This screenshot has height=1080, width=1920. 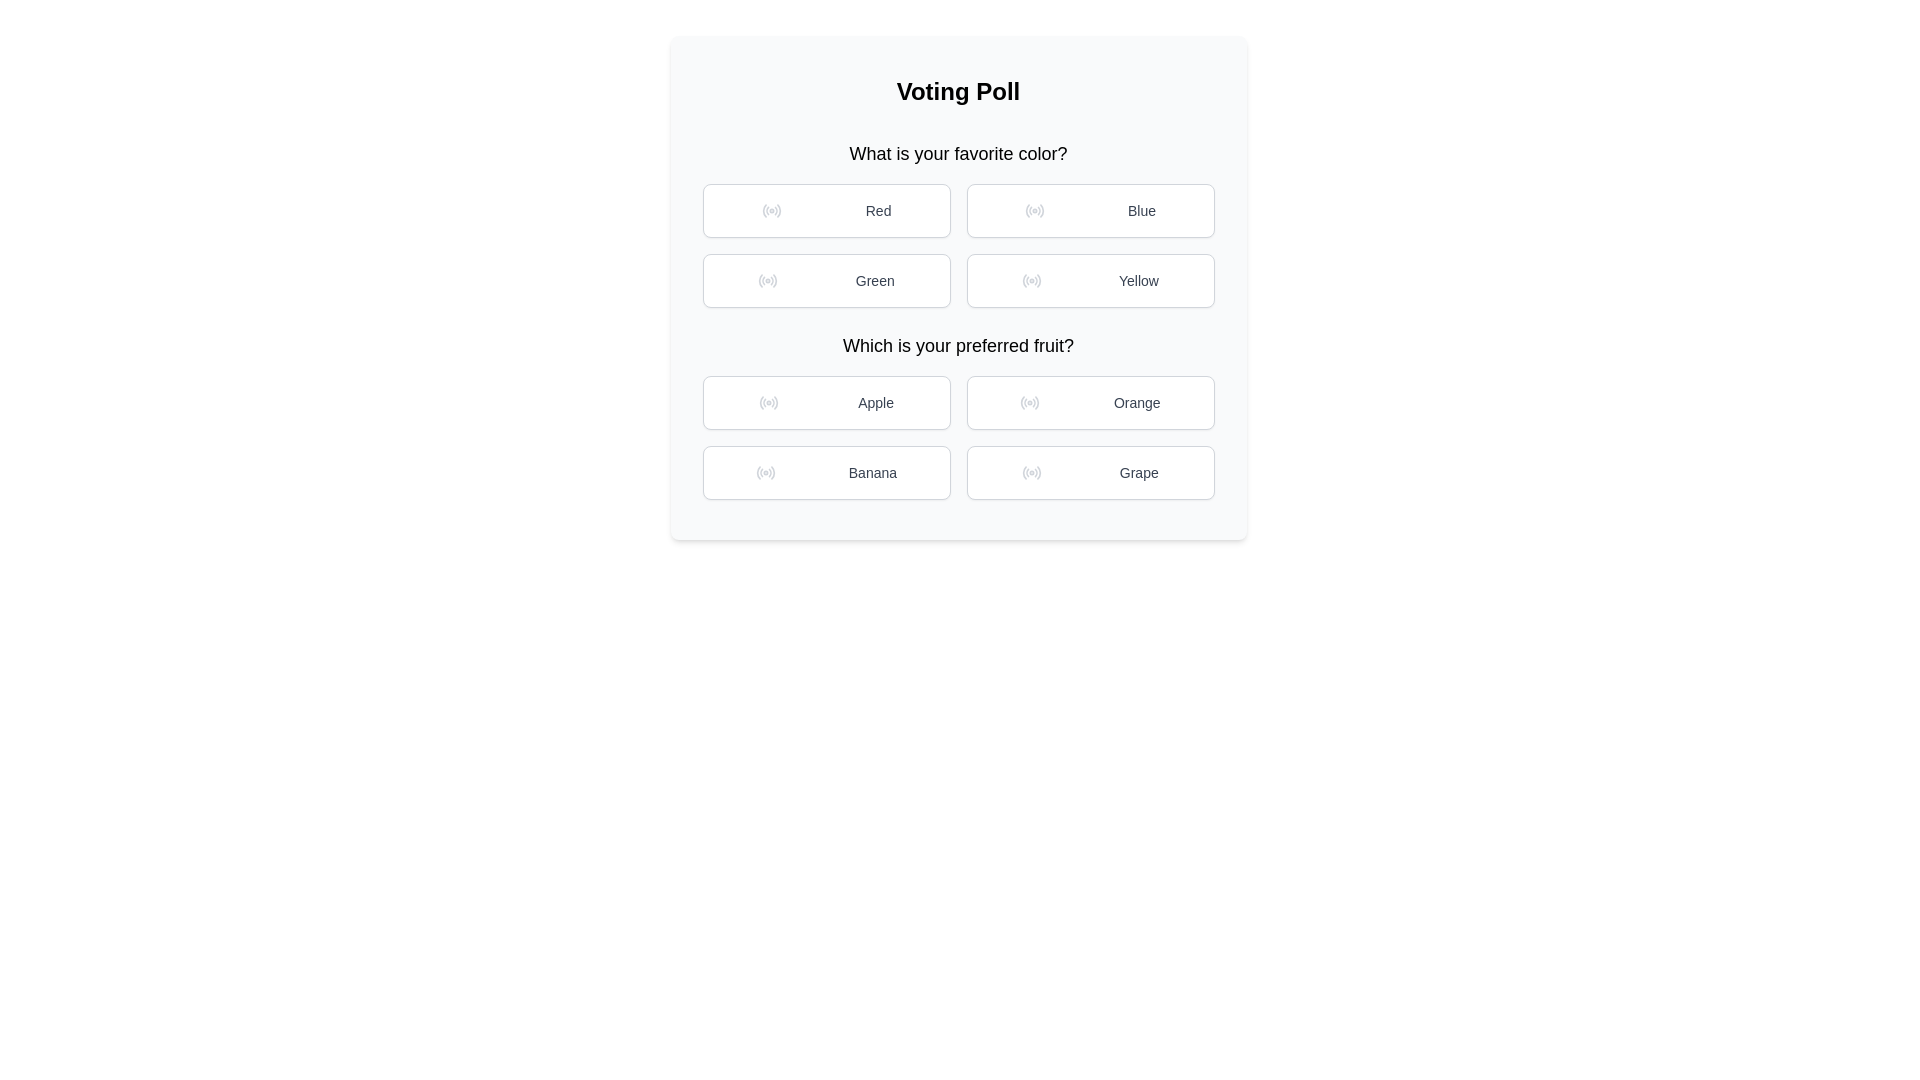 What do you see at coordinates (826, 473) in the screenshot?
I see `the selectable item with a radio button labeled 'Banana' to observe the hover effect` at bounding box center [826, 473].